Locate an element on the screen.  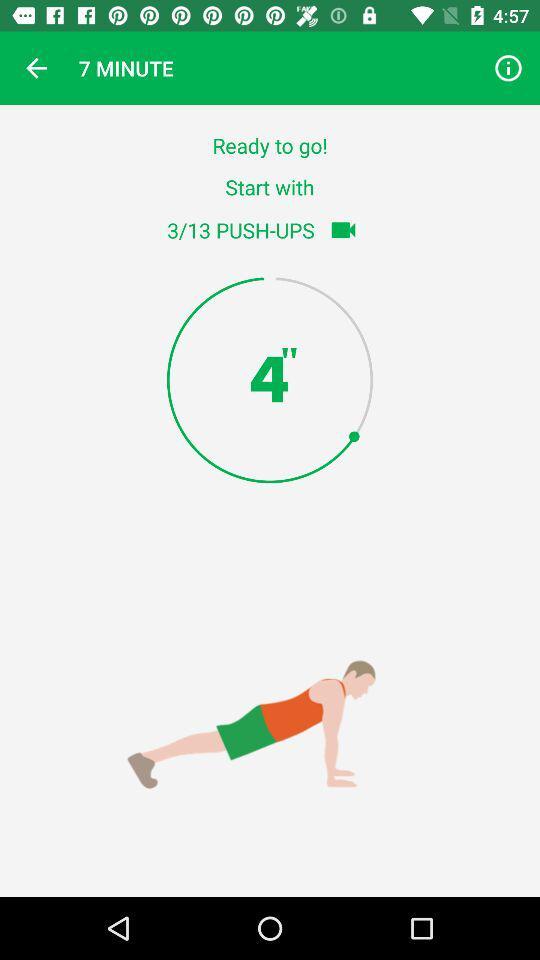
watch video of workout is located at coordinates (342, 230).